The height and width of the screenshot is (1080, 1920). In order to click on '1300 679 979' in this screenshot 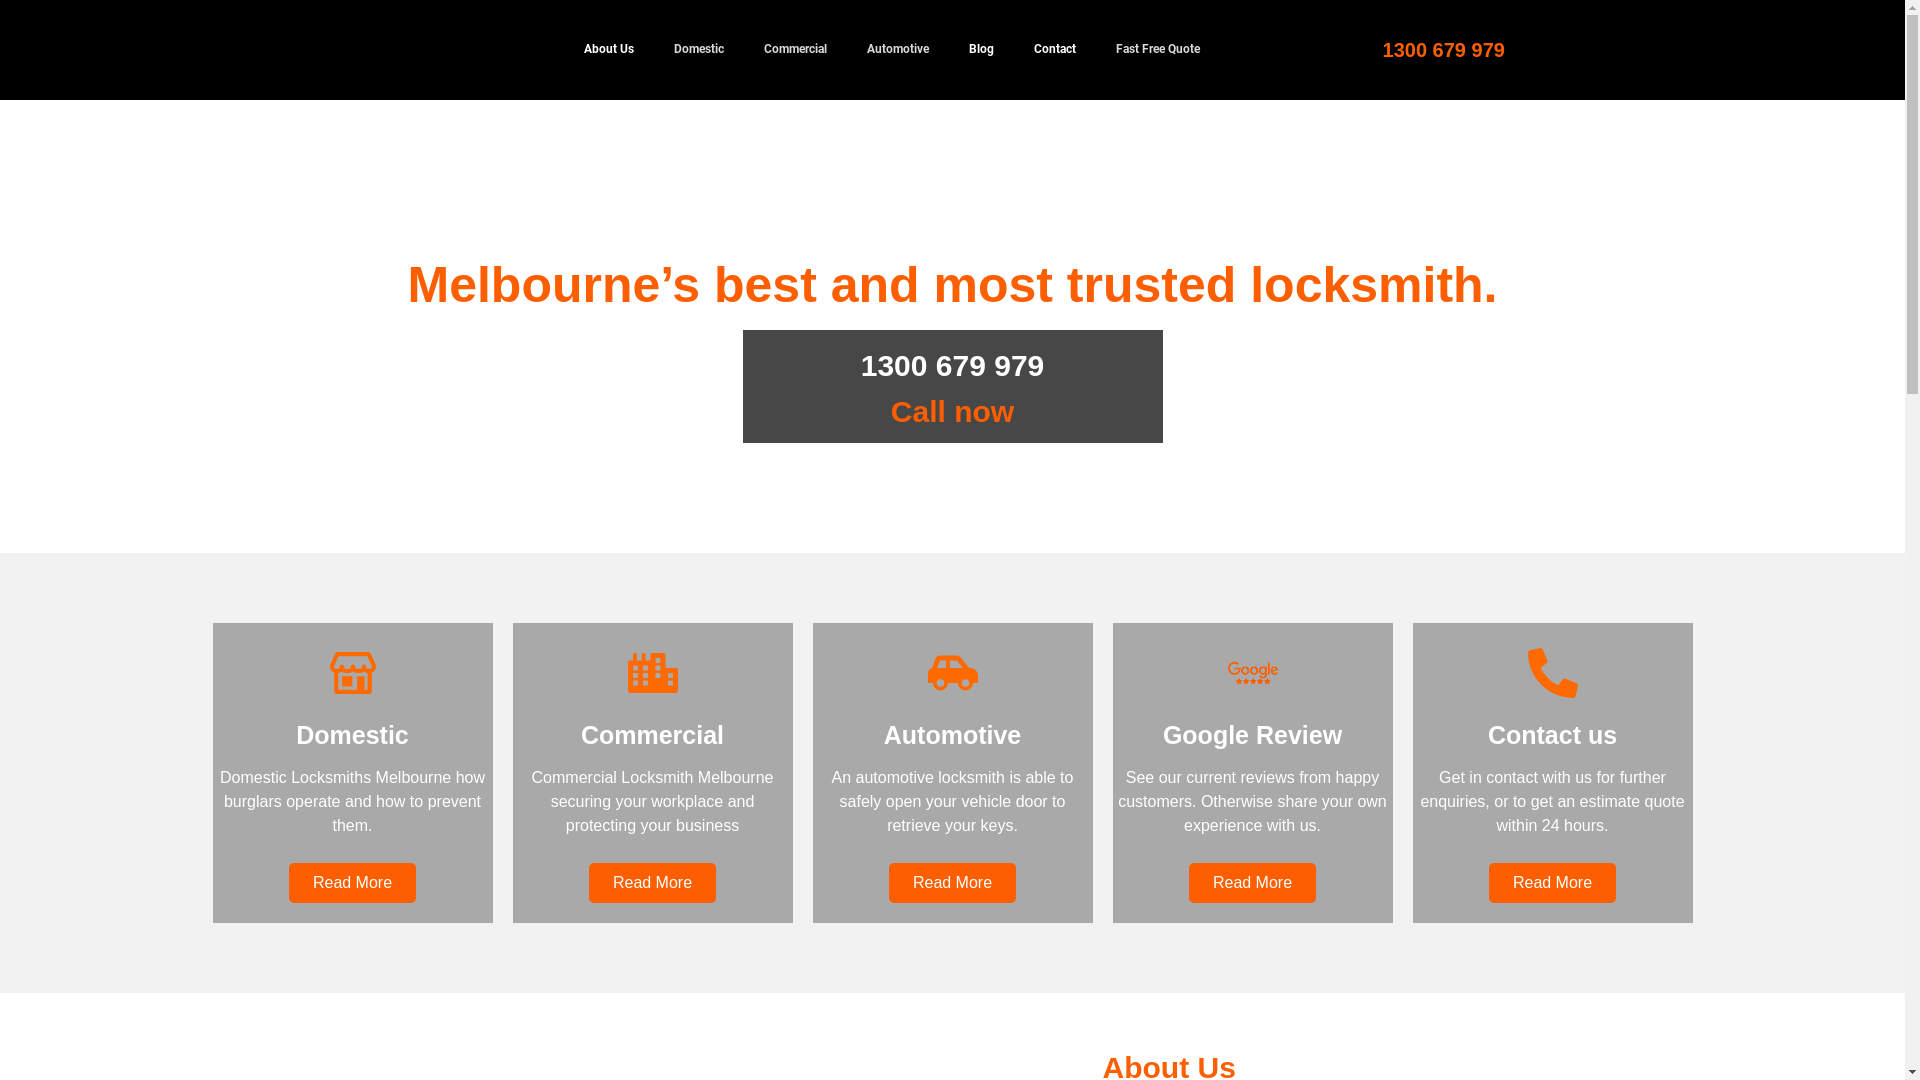, I will do `click(1444, 49)`.